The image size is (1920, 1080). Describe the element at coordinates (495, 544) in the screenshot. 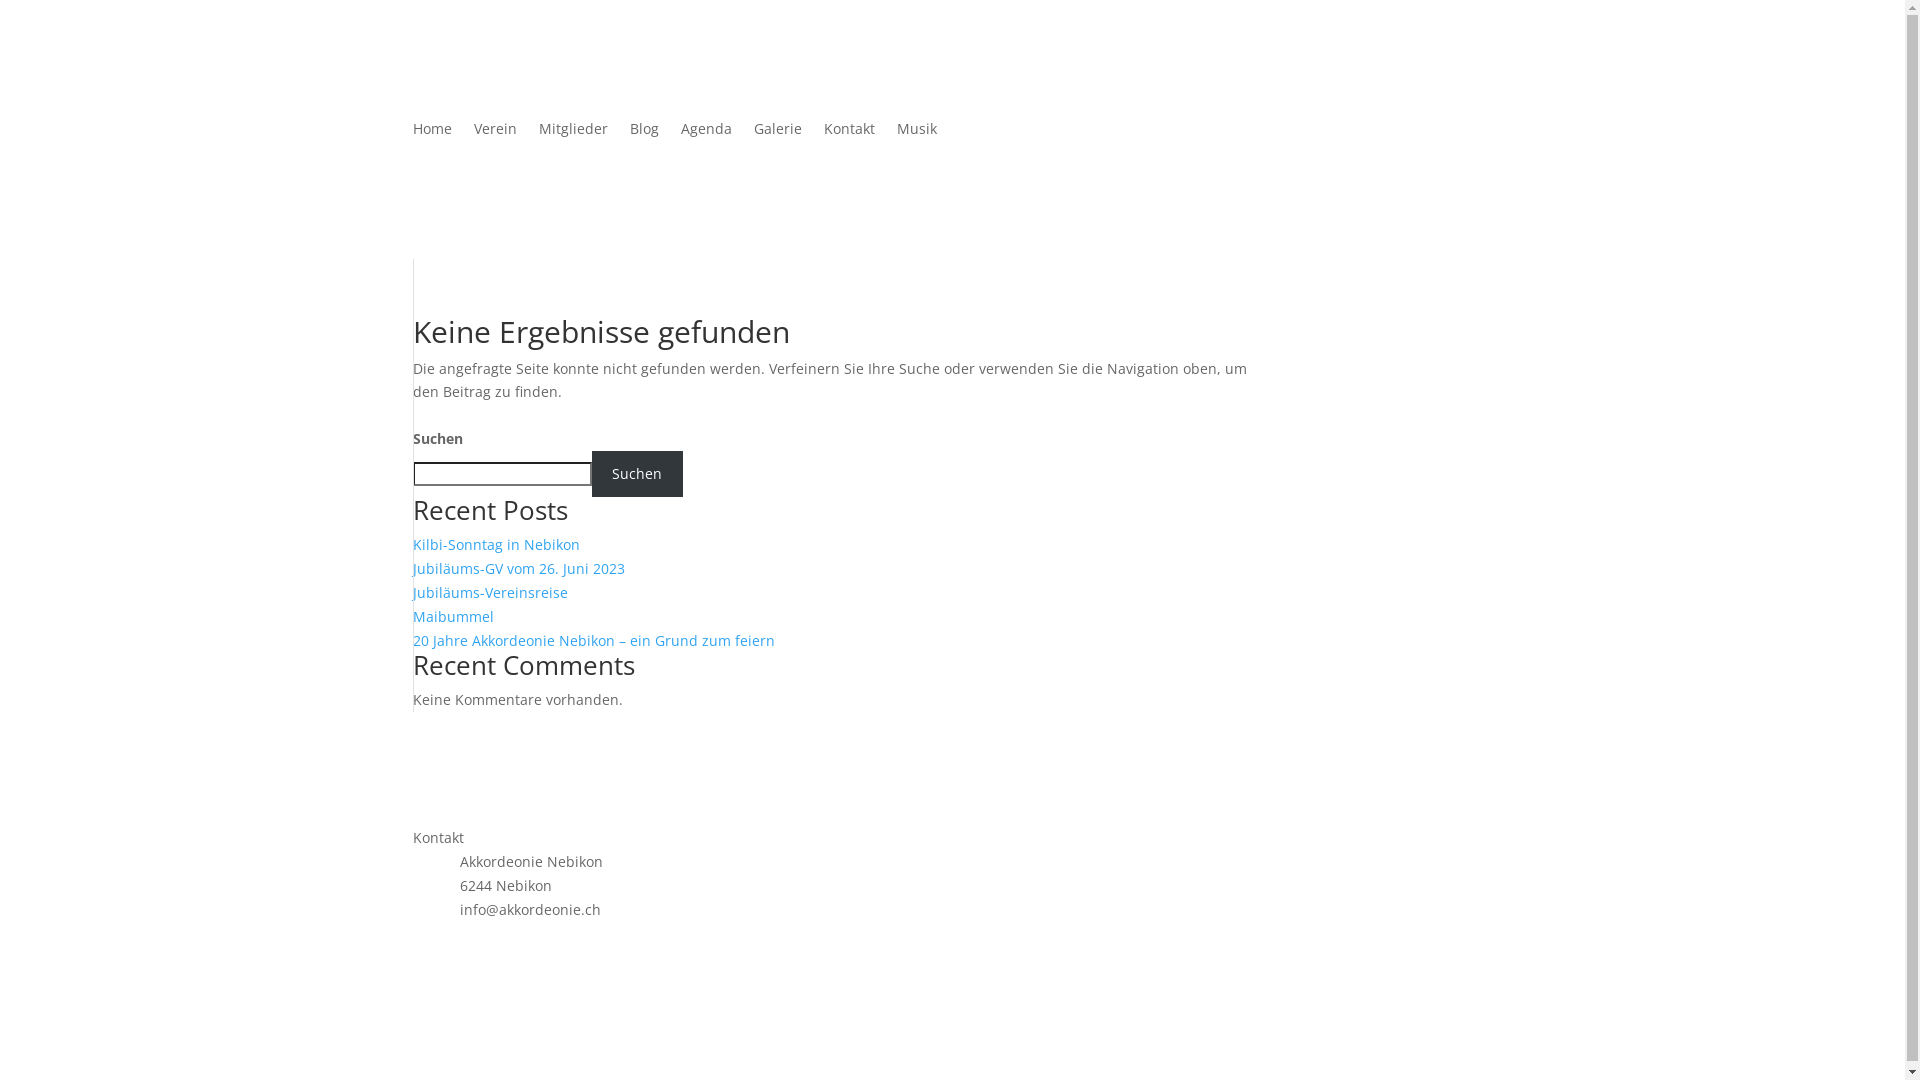

I see `'Kilbi-Sonntag in Nebikon'` at that location.